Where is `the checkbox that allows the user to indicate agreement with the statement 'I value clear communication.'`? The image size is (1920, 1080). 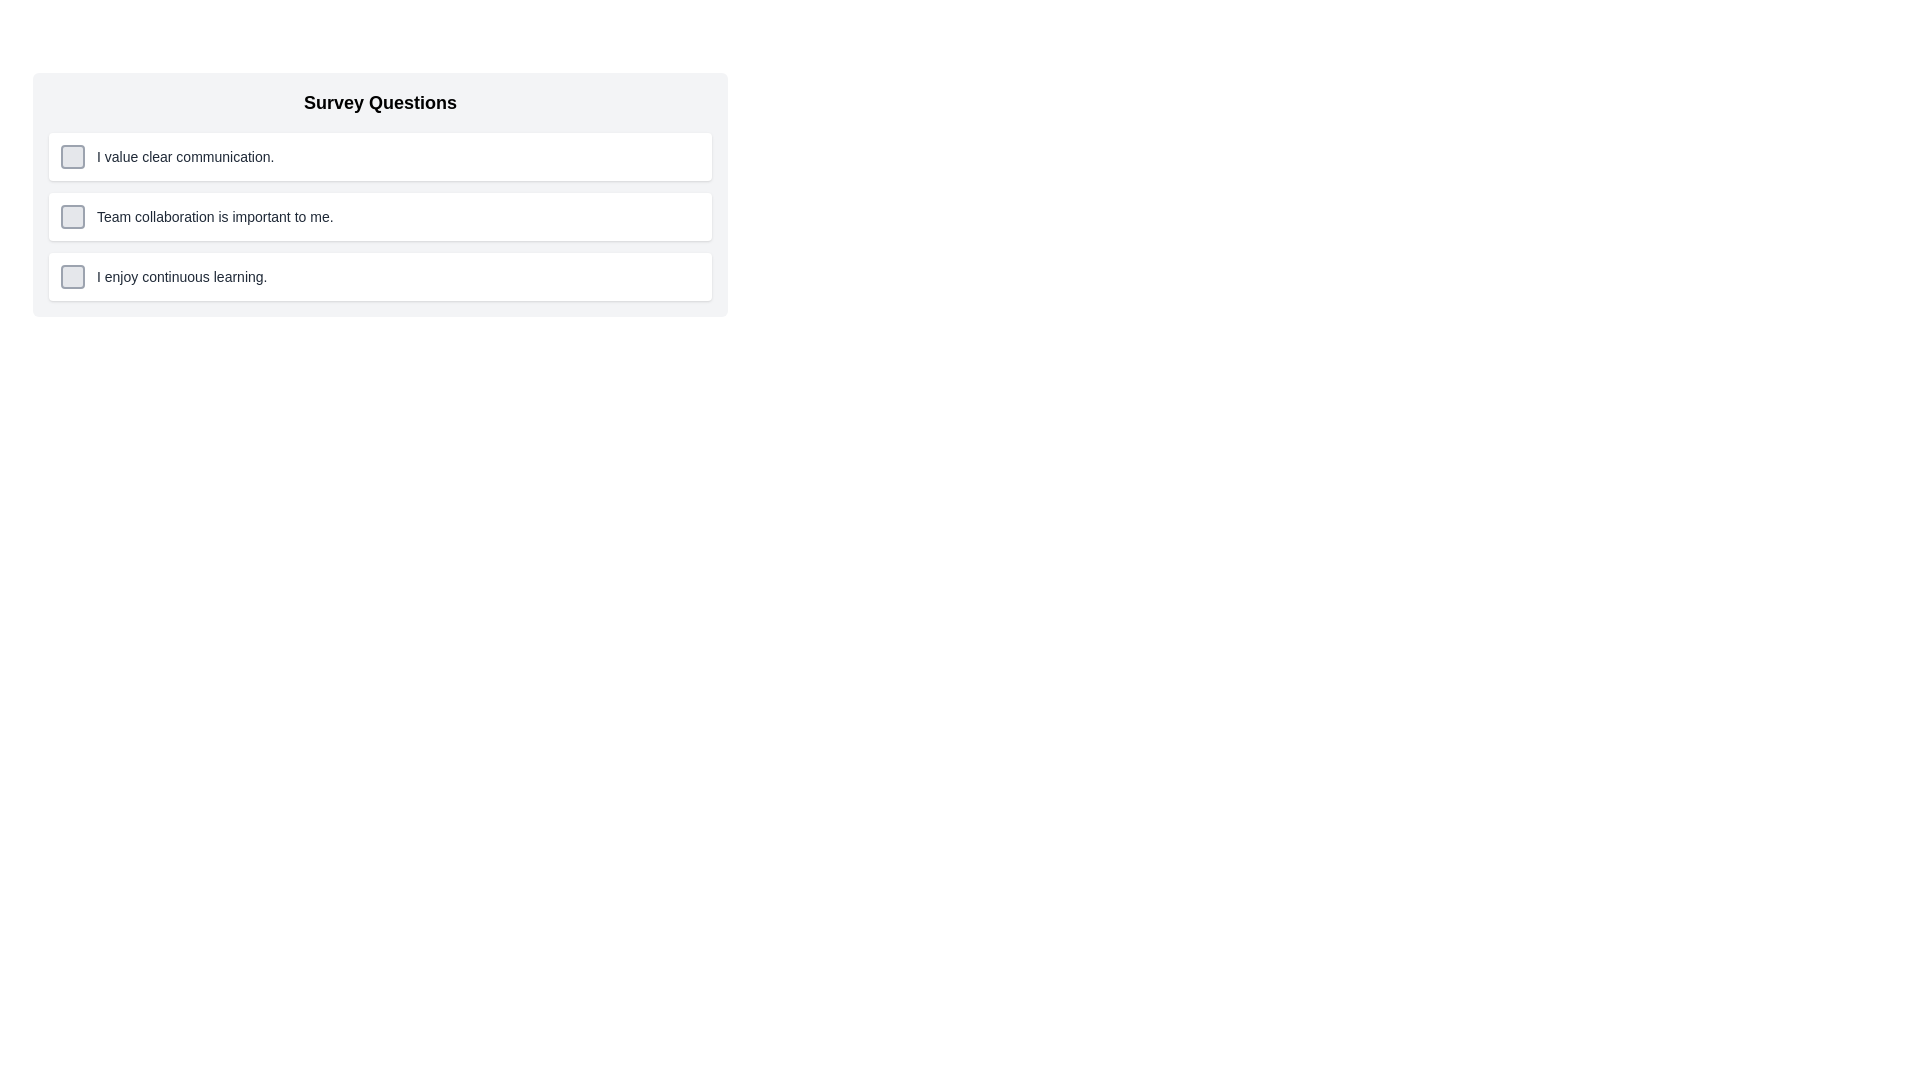
the checkbox that allows the user to indicate agreement with the statement 'I value clear communication.' is located at coordinates (72, 156).